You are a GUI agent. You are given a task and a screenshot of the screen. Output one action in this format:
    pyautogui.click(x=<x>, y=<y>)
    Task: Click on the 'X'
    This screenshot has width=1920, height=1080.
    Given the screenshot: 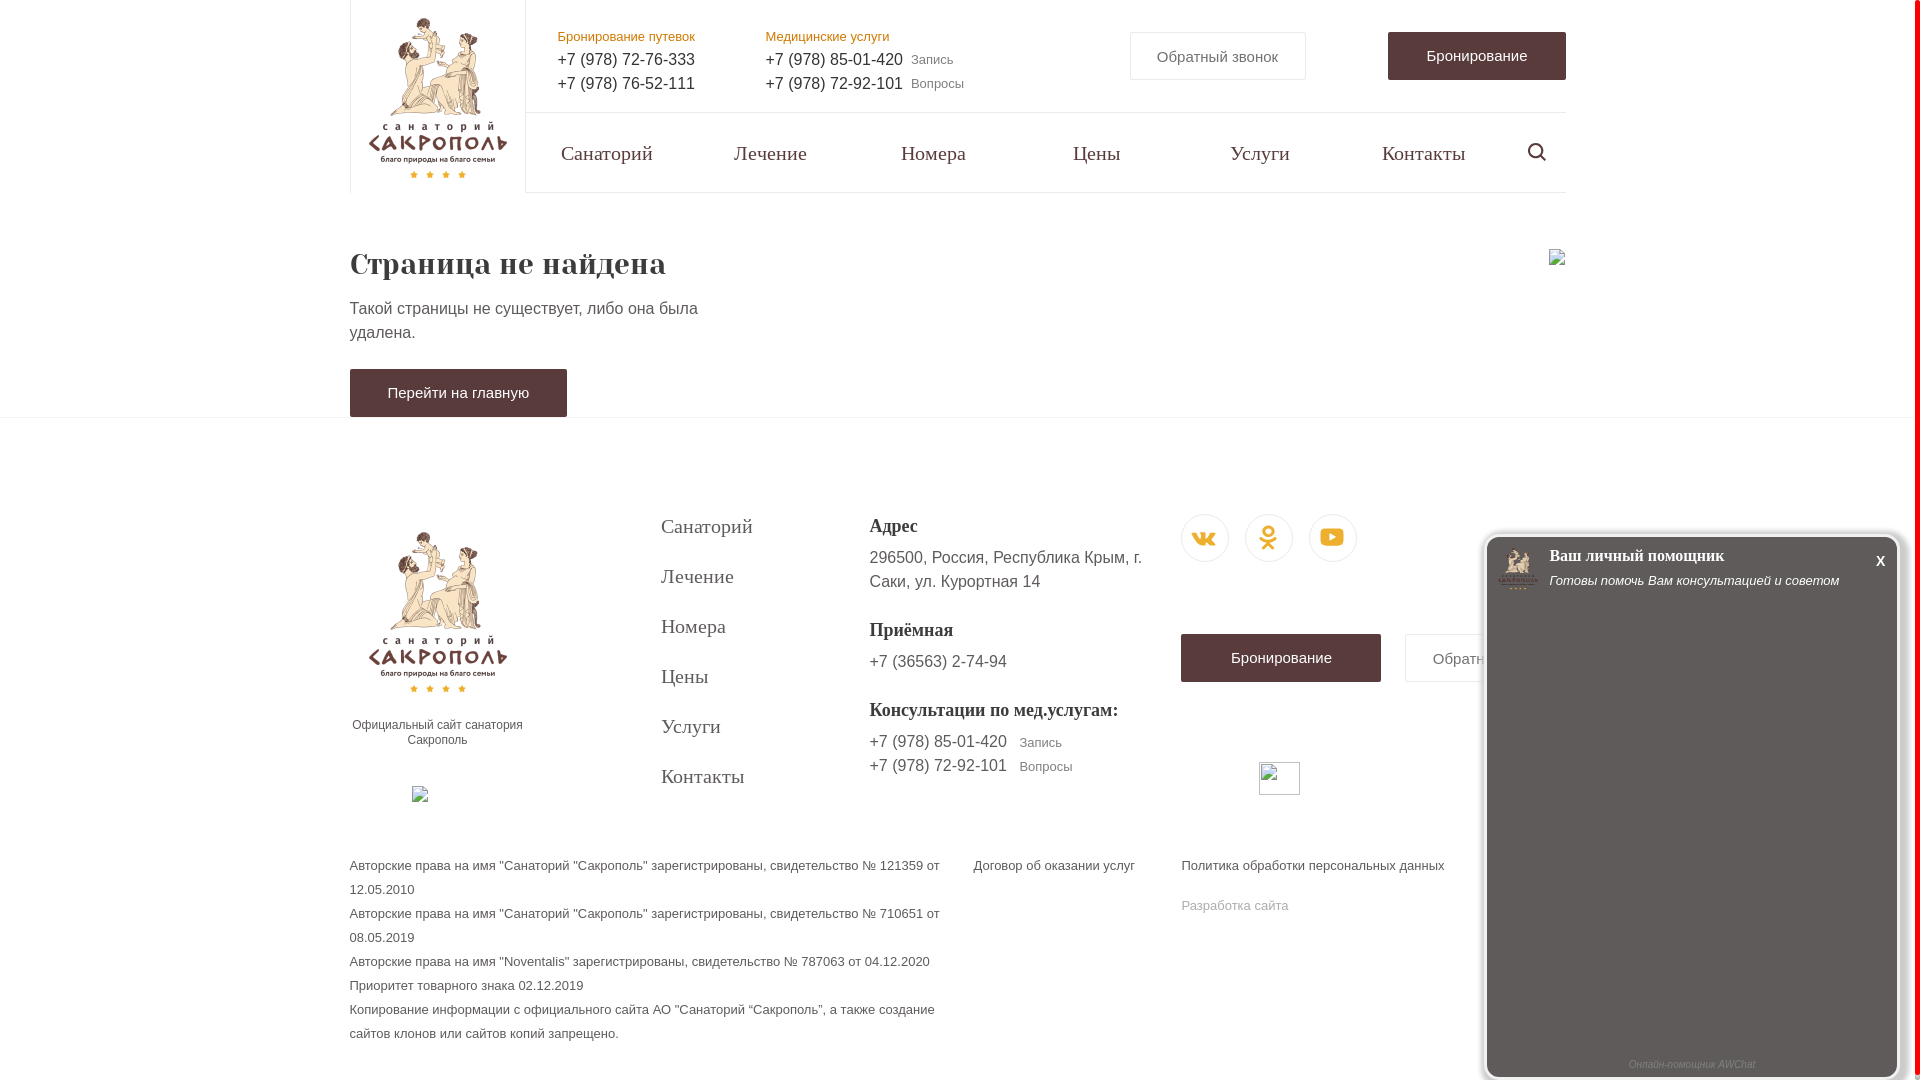 What is the action you would take?
    pyautogui.click(x=1879, y=559)
    